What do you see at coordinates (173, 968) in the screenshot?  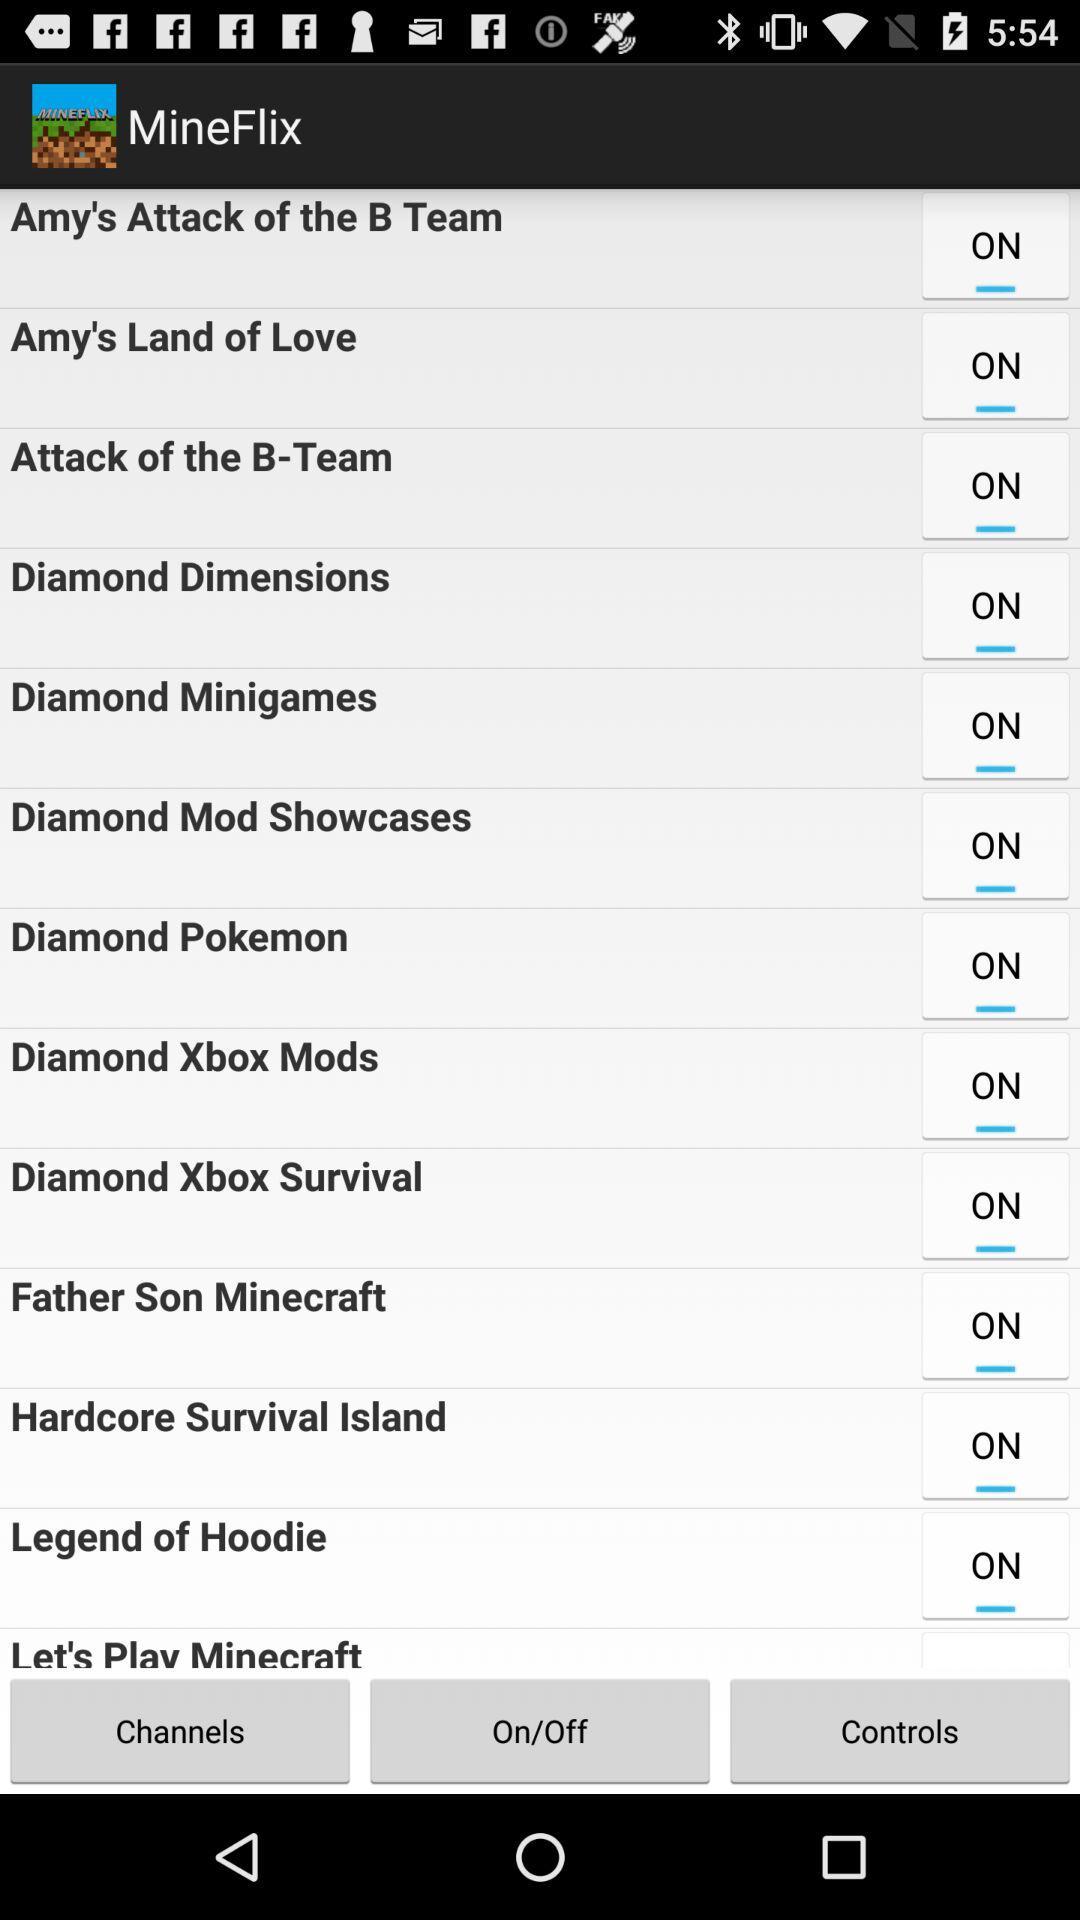 I see `item above diamond xbox mods icon` at bounding box center [173, 968].